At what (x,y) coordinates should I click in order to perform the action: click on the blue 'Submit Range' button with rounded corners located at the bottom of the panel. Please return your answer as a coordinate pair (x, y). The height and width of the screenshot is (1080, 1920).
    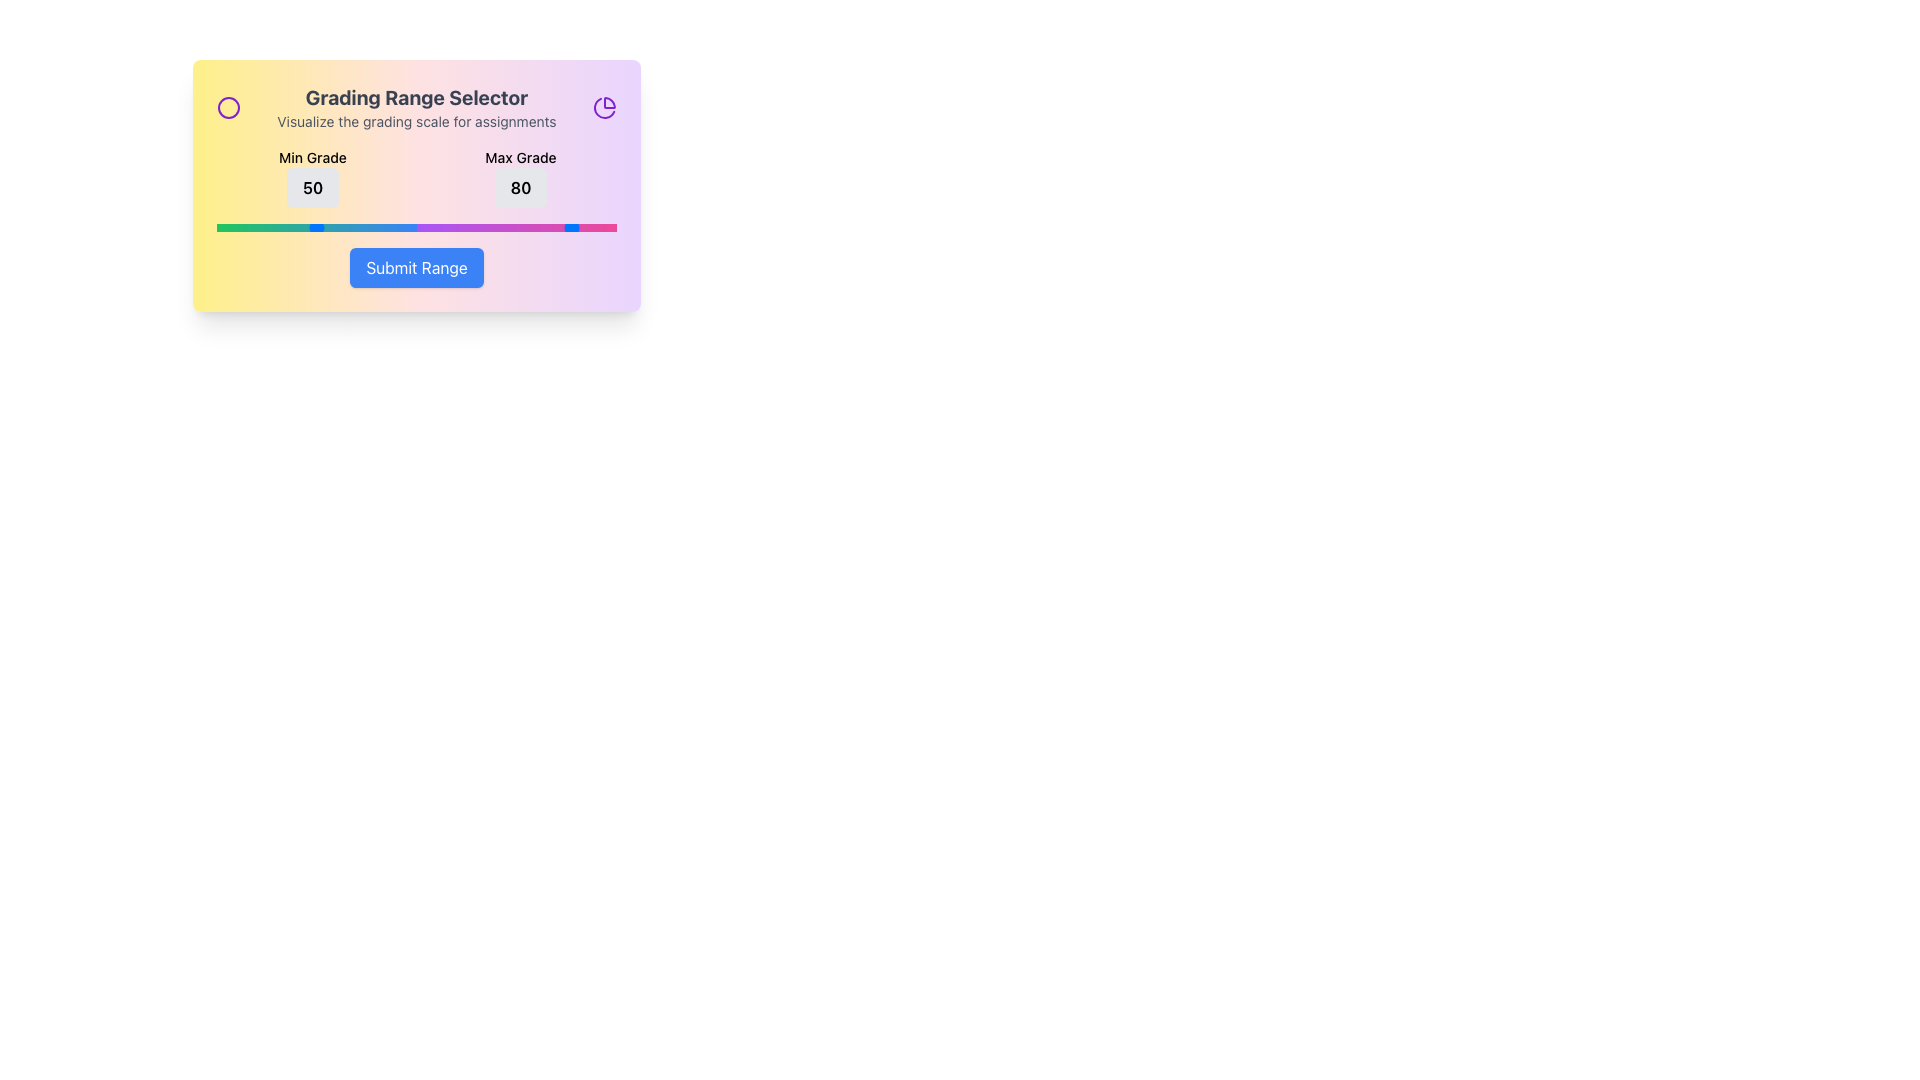
    Looking at the image, I should click on (416, 266).